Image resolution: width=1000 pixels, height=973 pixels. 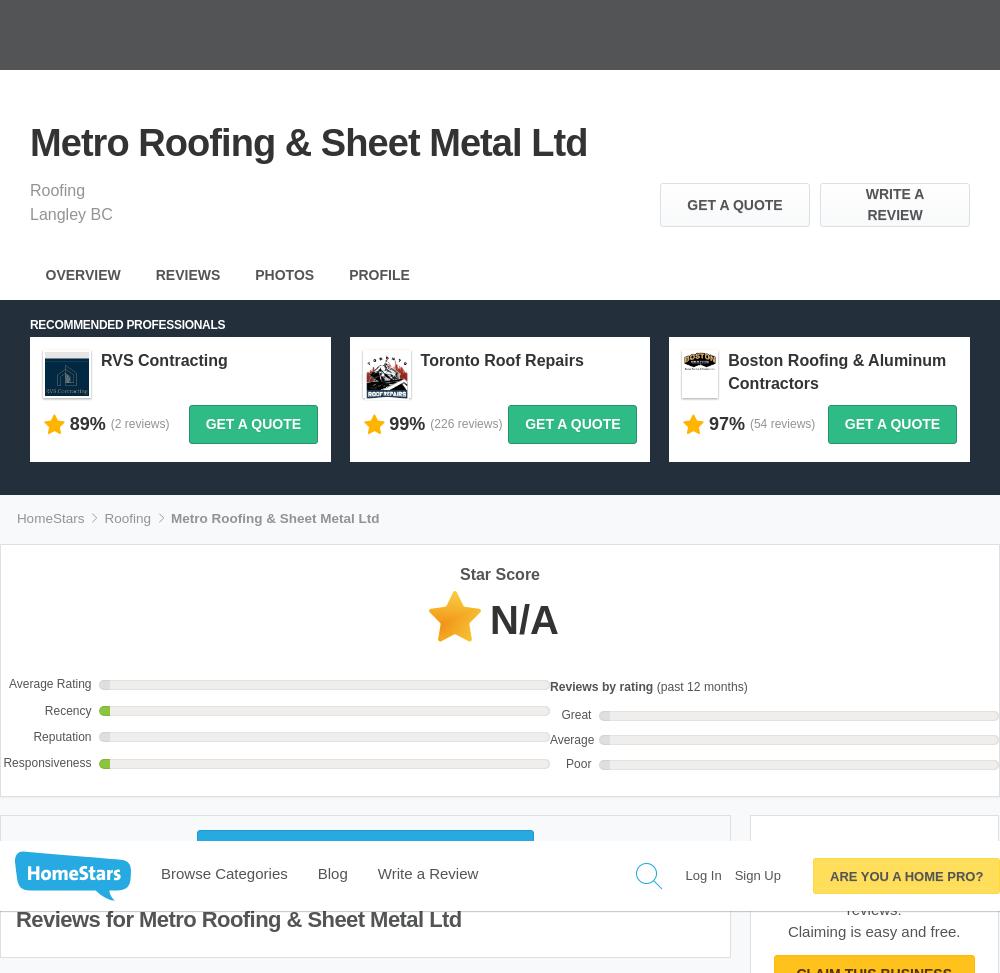 I want to click on 'HomeStars', so click(x=558, y=761).